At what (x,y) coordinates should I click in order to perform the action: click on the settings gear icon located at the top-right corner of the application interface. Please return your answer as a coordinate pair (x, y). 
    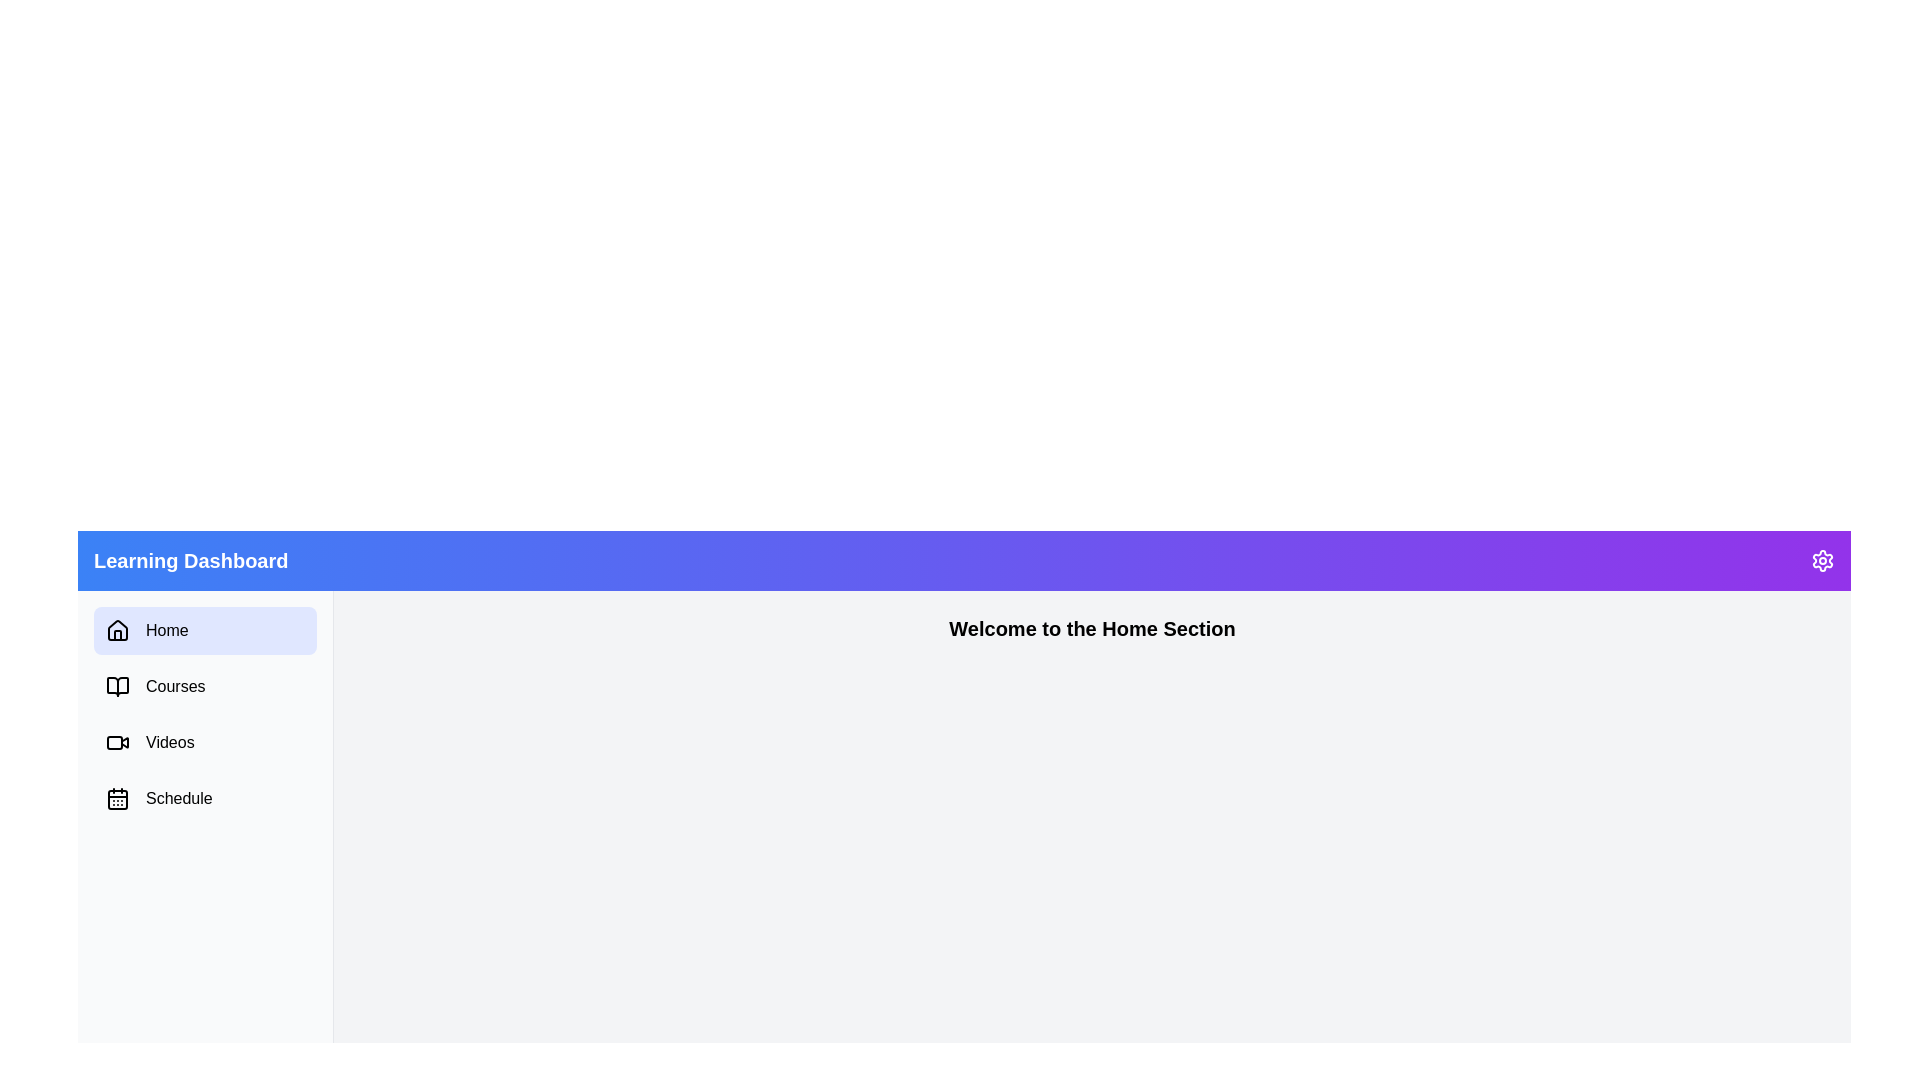
    Looking at the image, I should click on (1823, 560).